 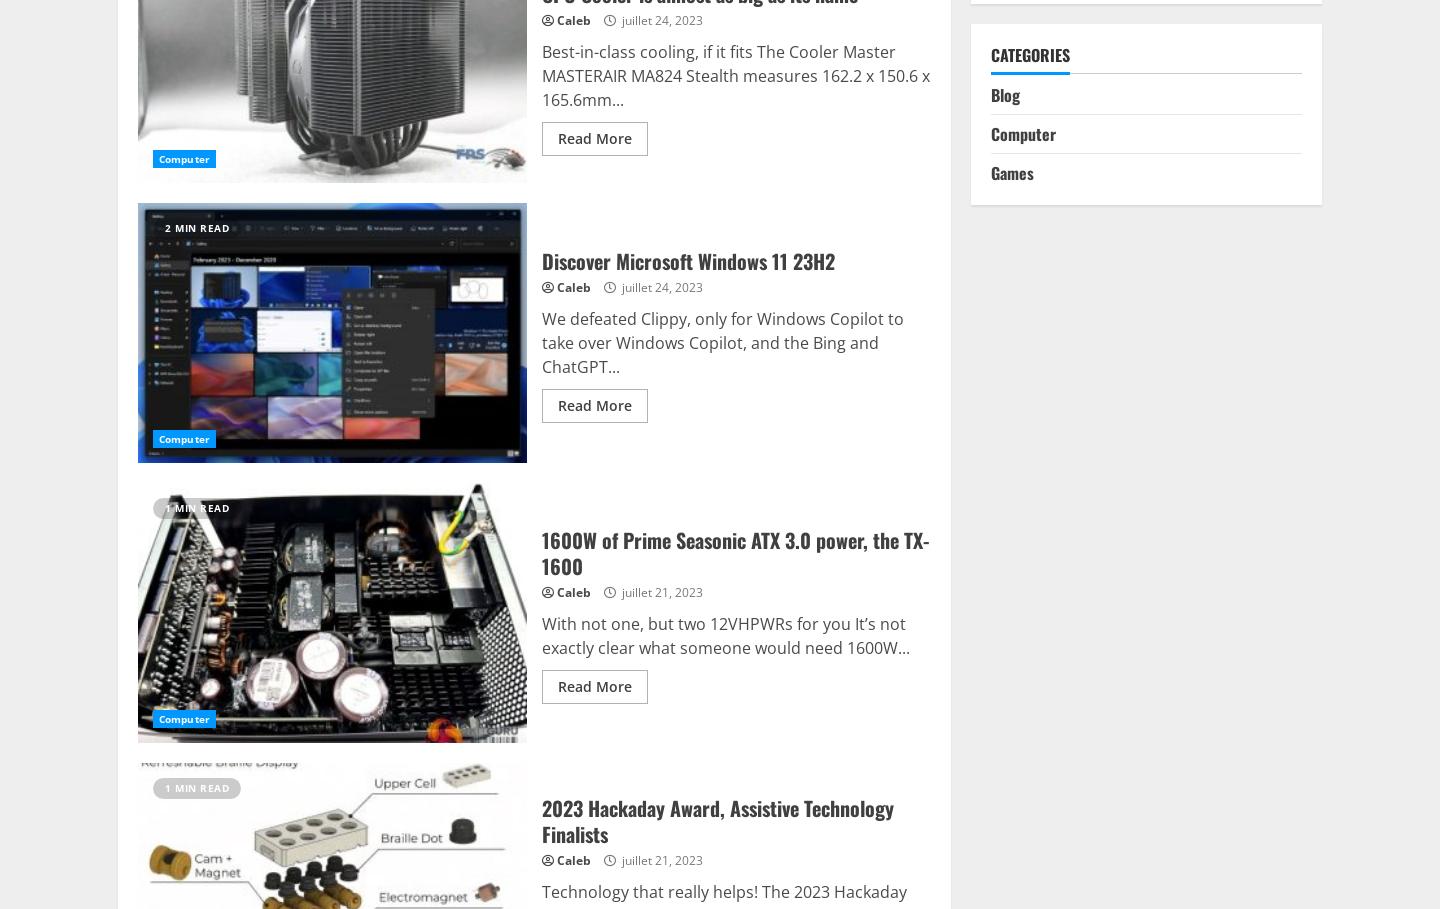 What do you see at coordinates (724, 634) in the screenshot?
I see `'With not one, but two 12VHPWRs for you It’s not exactly clear what someone would need 1600W...'` at bounding box center [724, 634].